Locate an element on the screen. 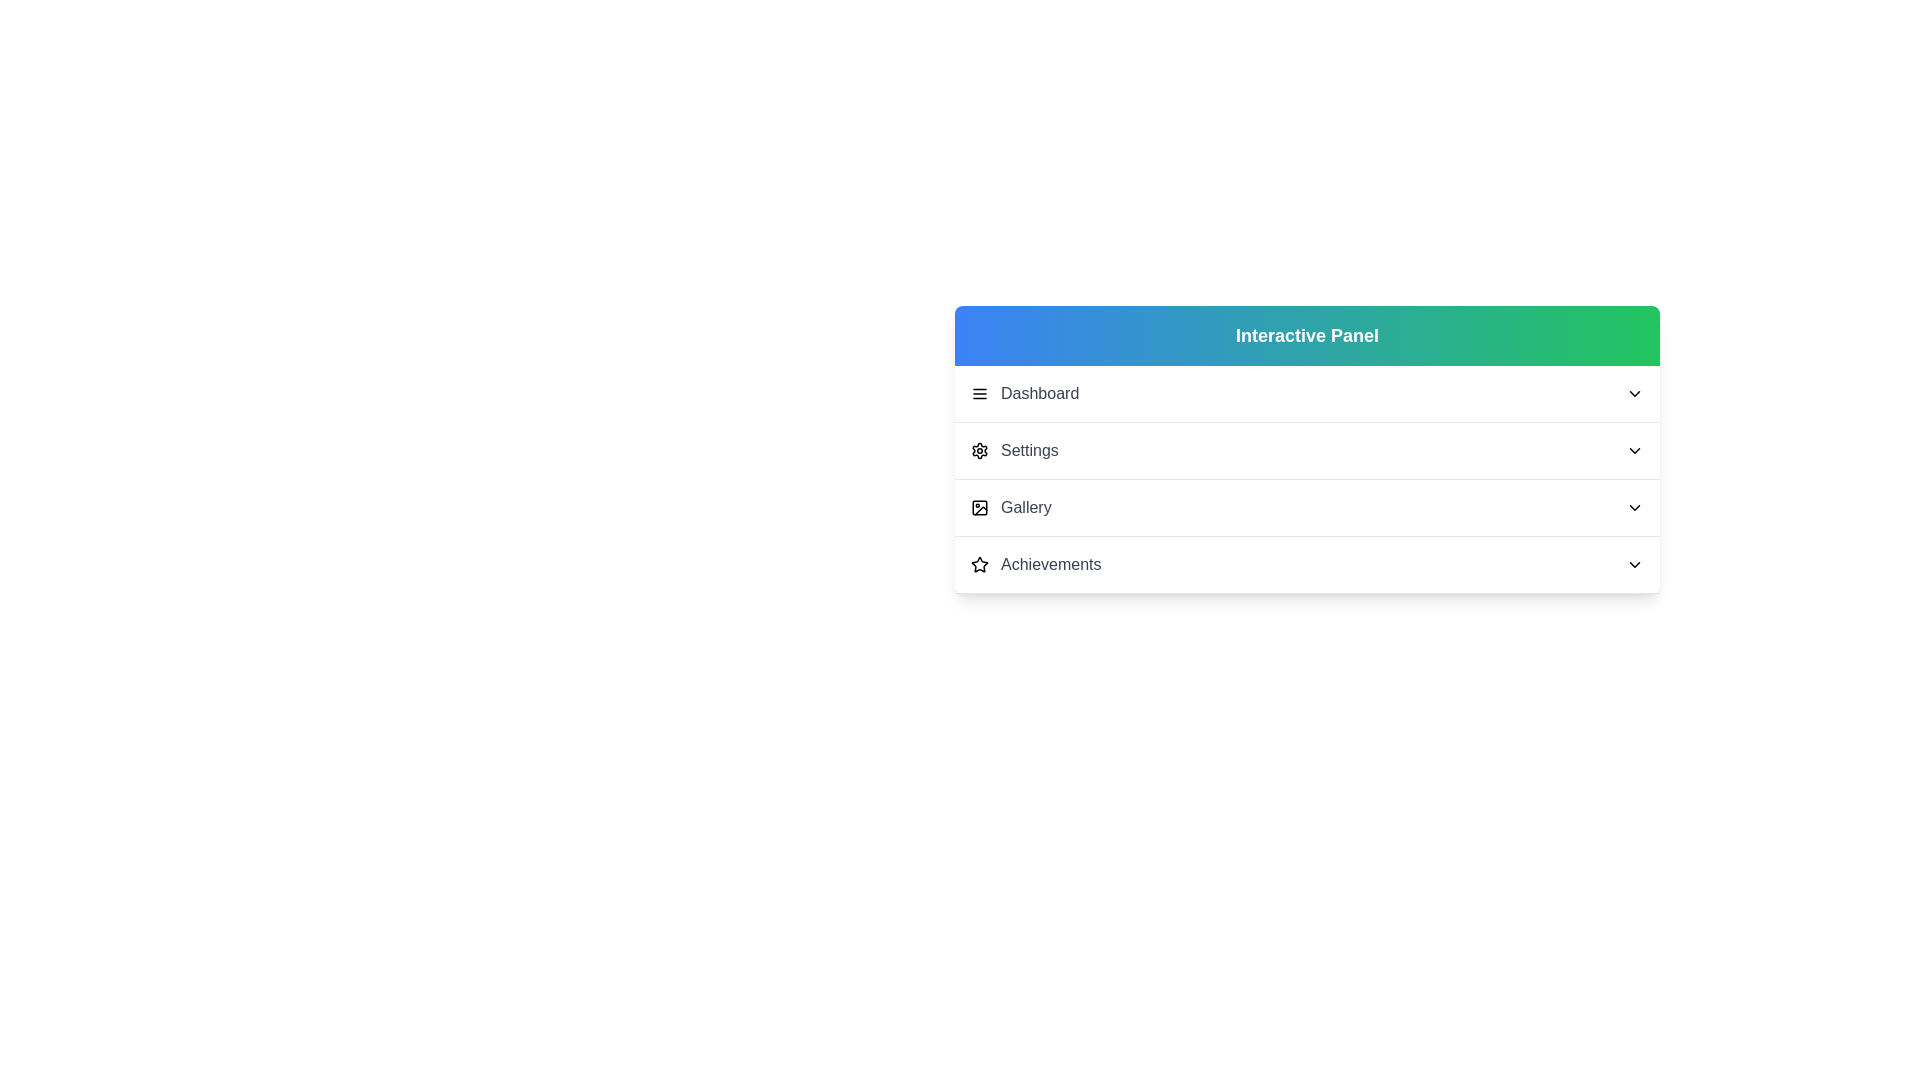 The height and width of the screenshot is (1080, 1920). the 'Dashboard' menu item, which is the first item in the navigation list under the 'Interactive Panel' section, identifiable by its icon of three horizontal lines and medium gray font is located at coordinates (1025, 393).